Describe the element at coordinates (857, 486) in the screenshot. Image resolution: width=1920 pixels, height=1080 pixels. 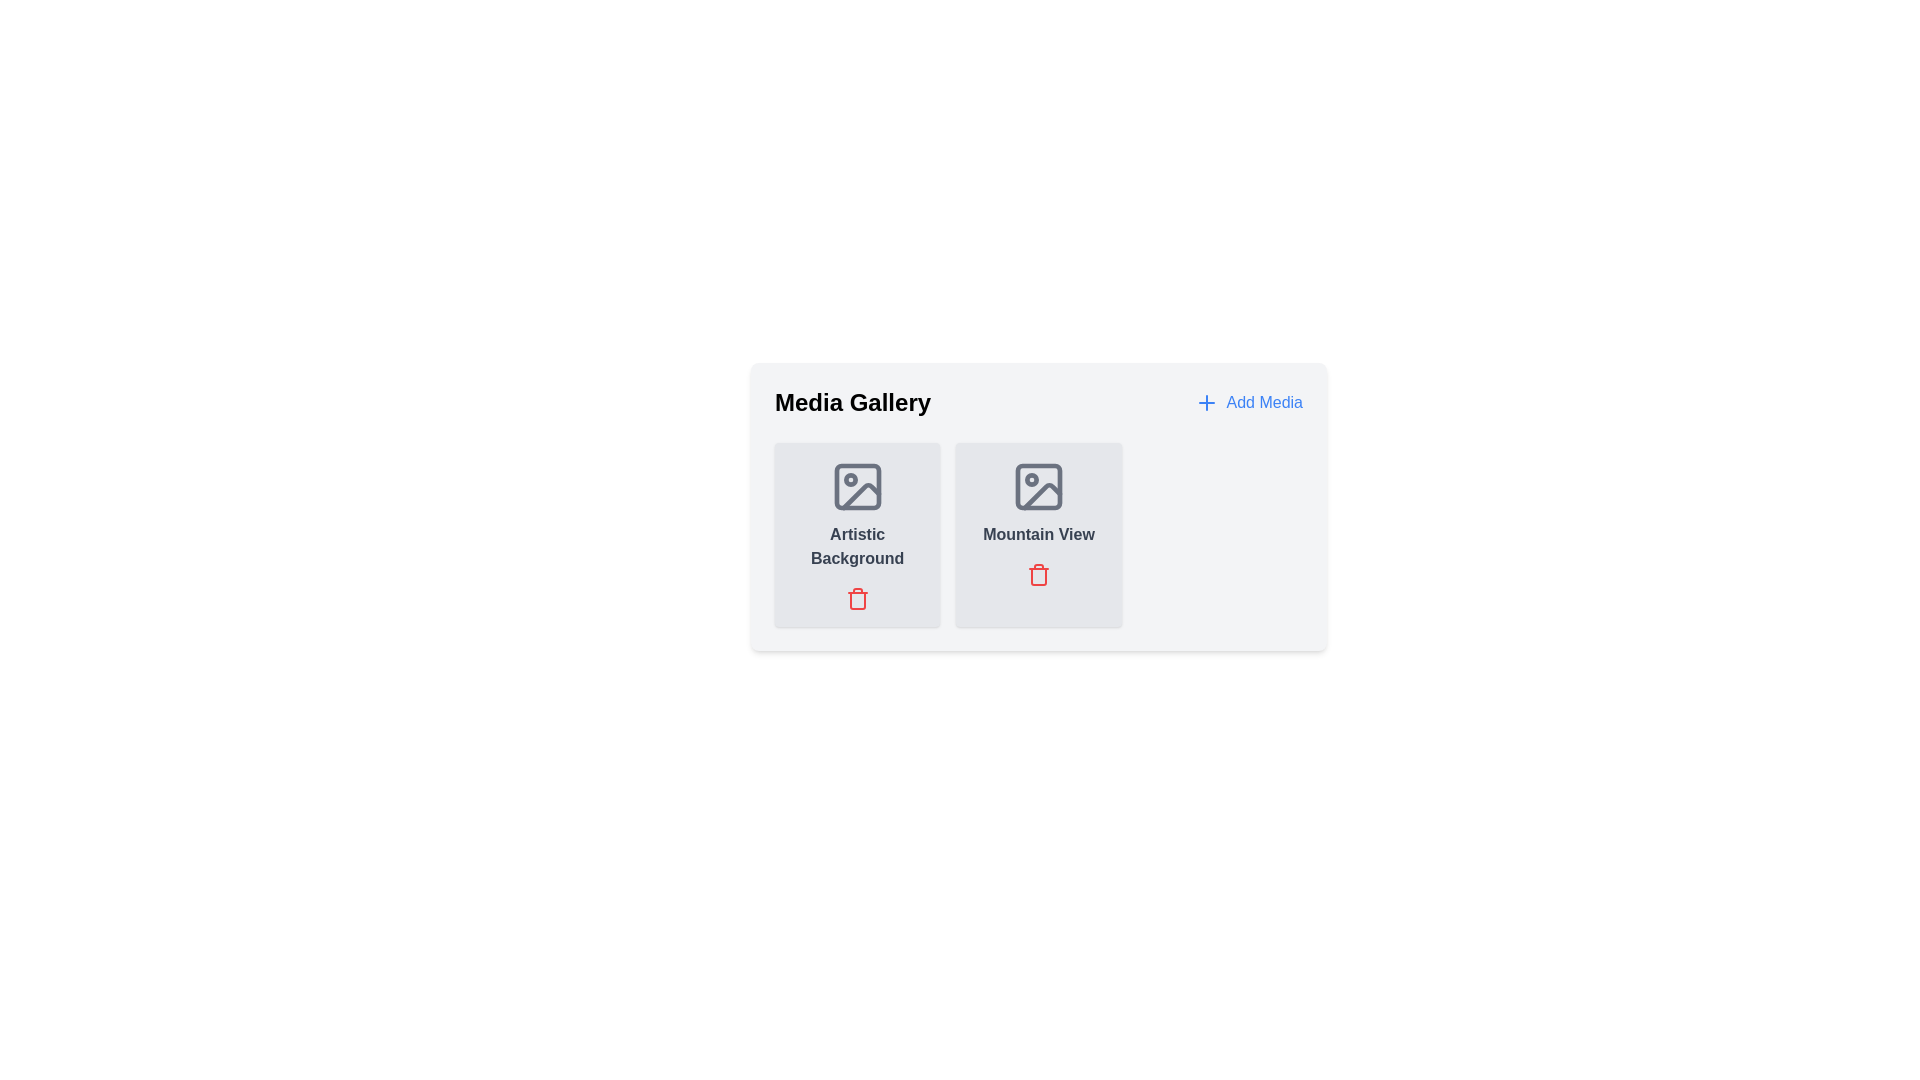
I see `the media file icon located in the upper-left portion of the media gallery grid` at that location.